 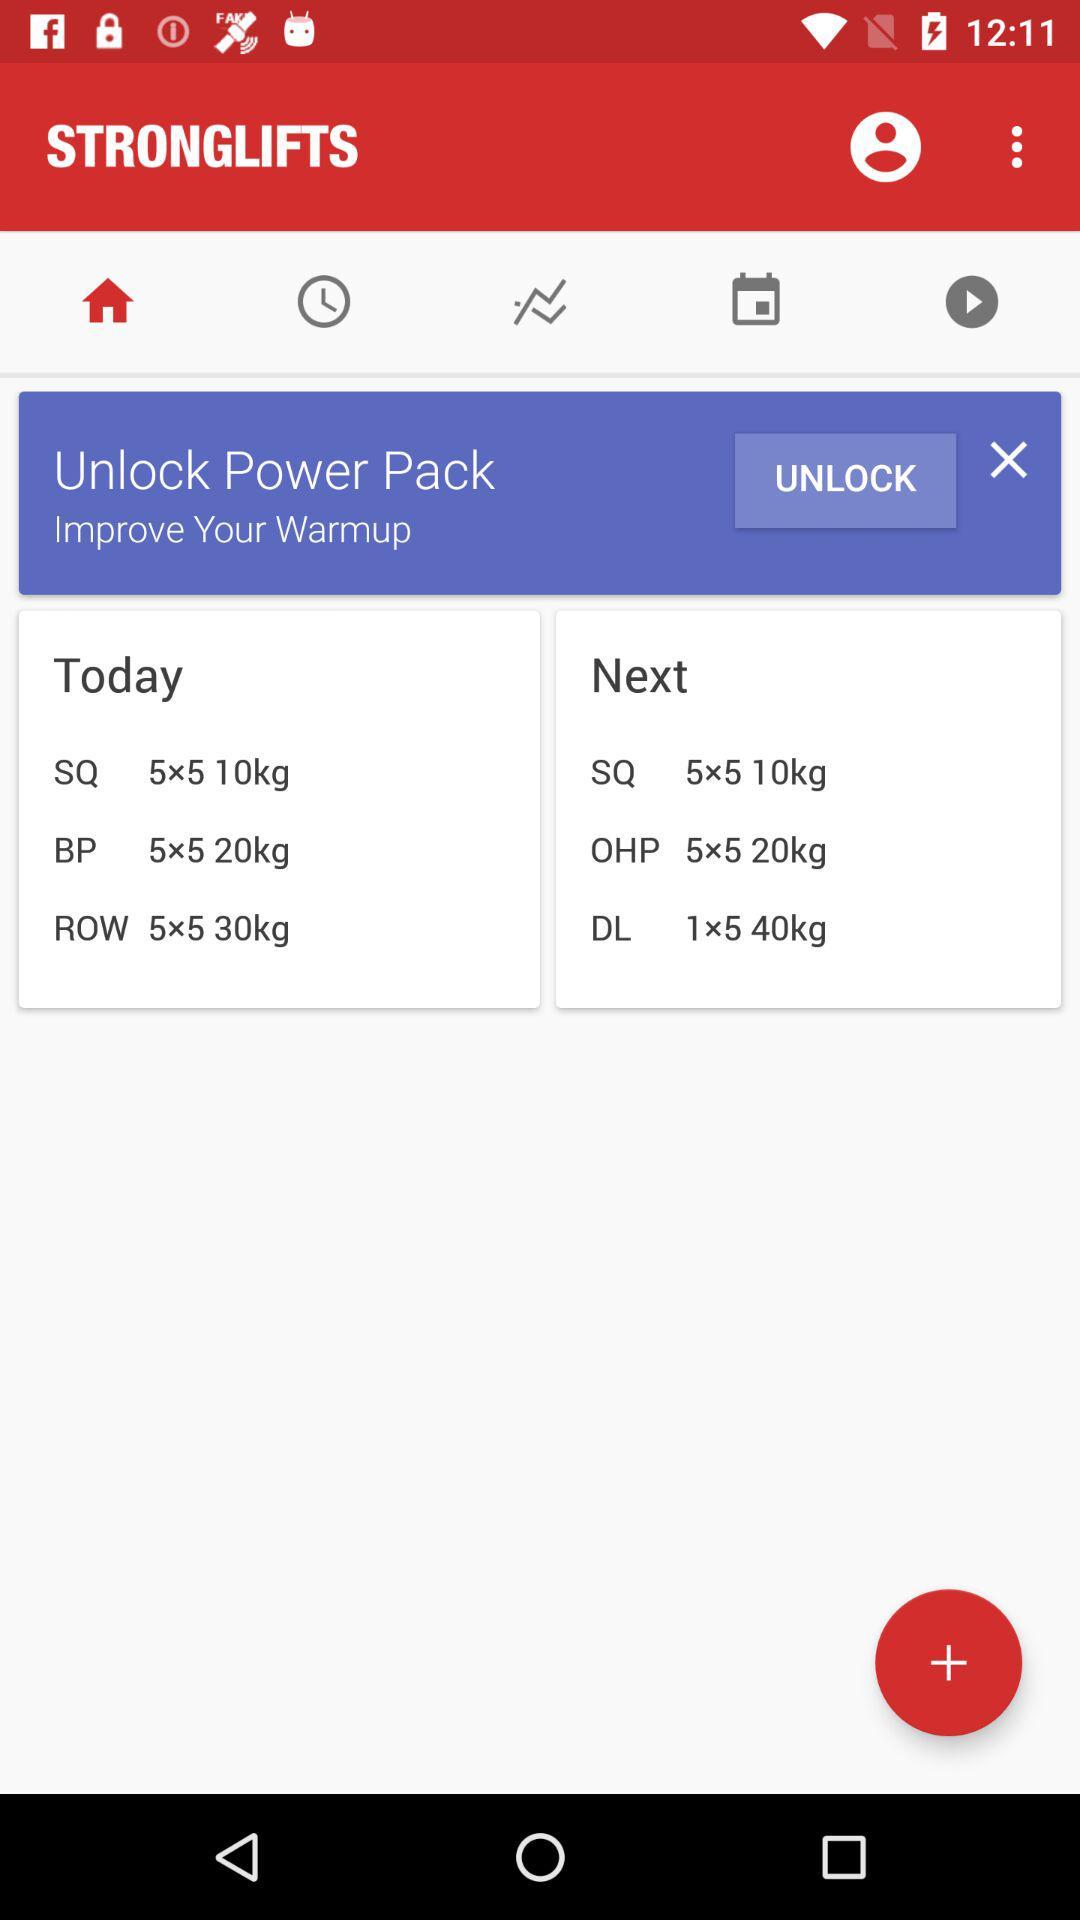 What do you see at coordinates (108, 300) in the screenshot?
I see `home` at bounding box center [108, 300].